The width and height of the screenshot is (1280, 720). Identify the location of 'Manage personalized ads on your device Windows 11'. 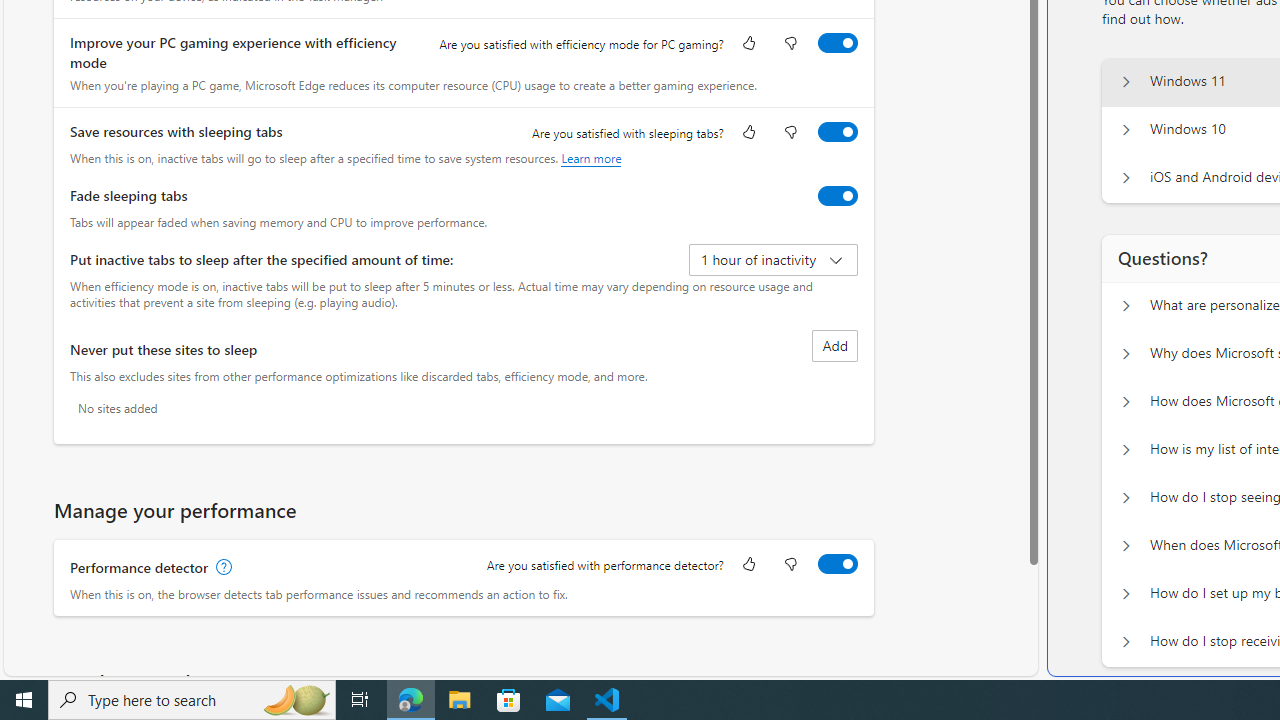
(1125, 81).